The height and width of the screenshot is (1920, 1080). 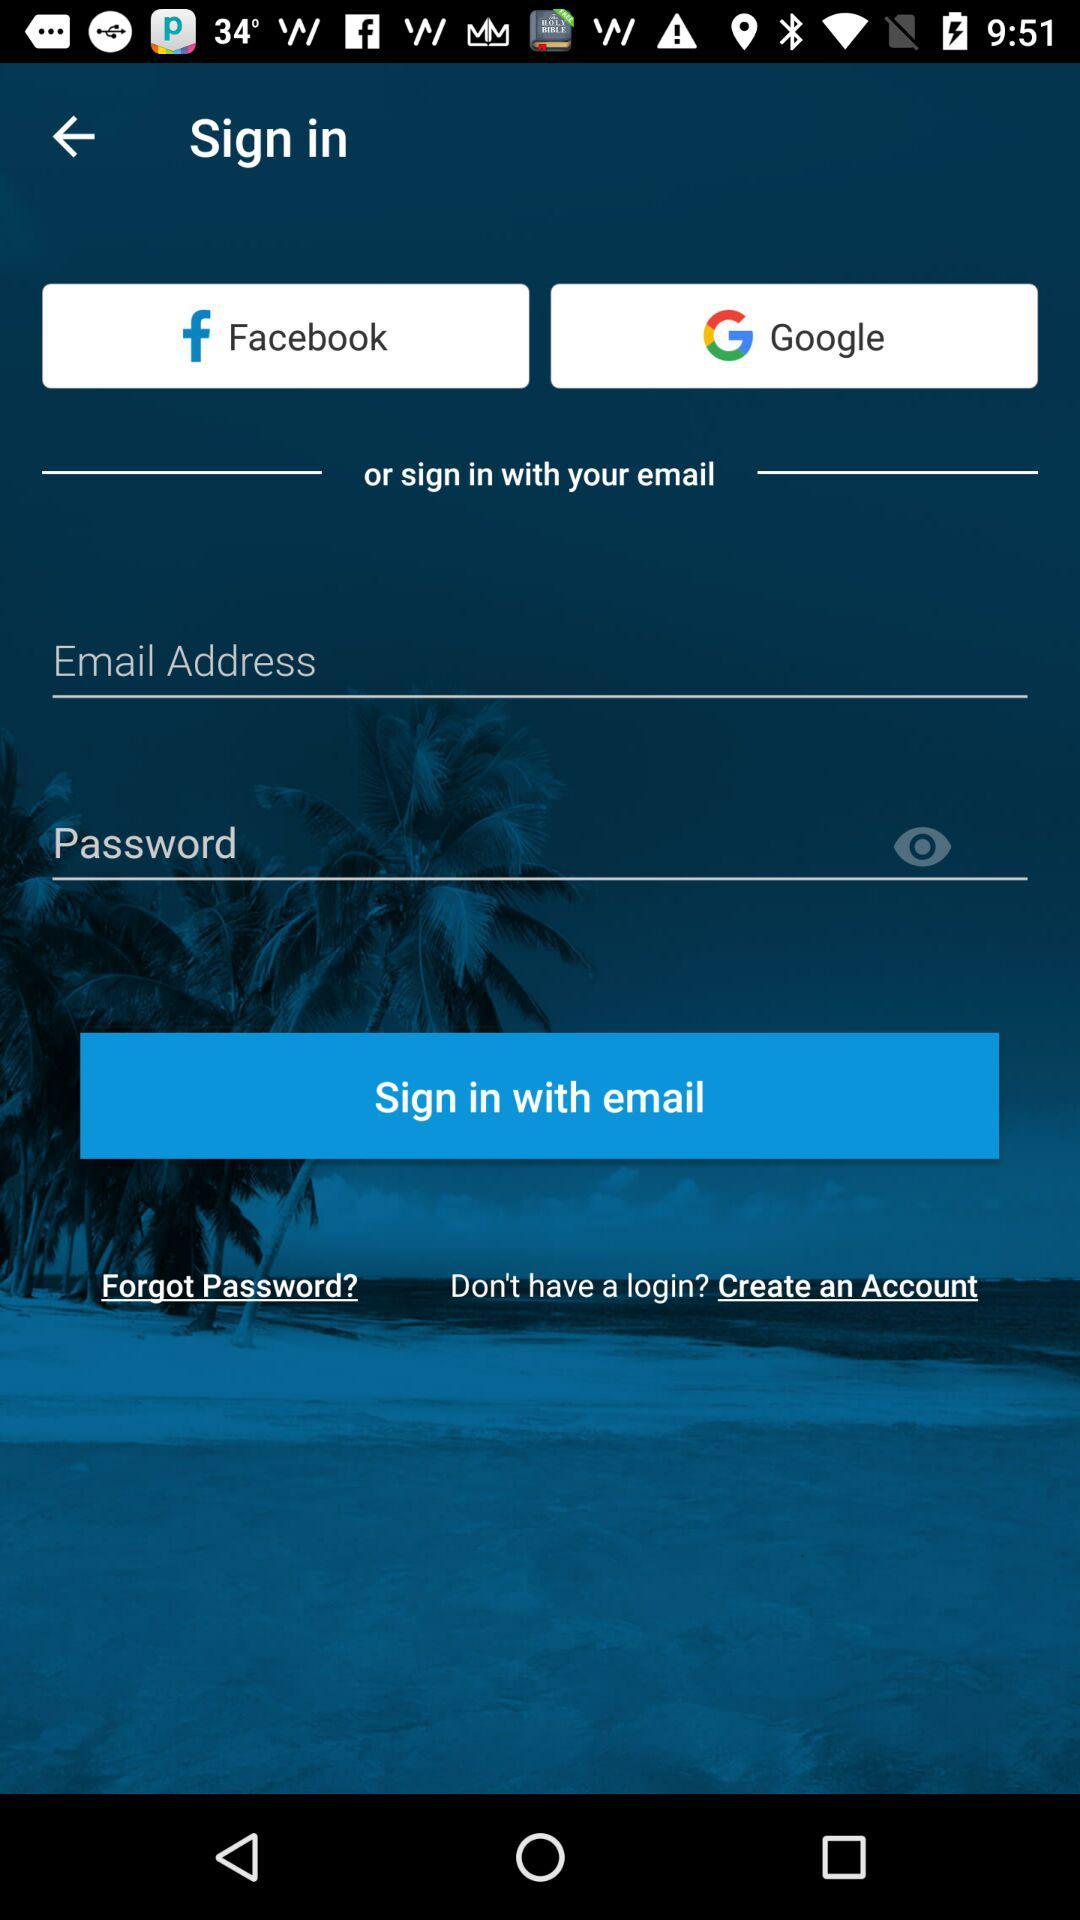 What do you see at coordinates (228, 1284) in the screenshot?
I see `icon next to don t have` at bounding box center [228, 1284].